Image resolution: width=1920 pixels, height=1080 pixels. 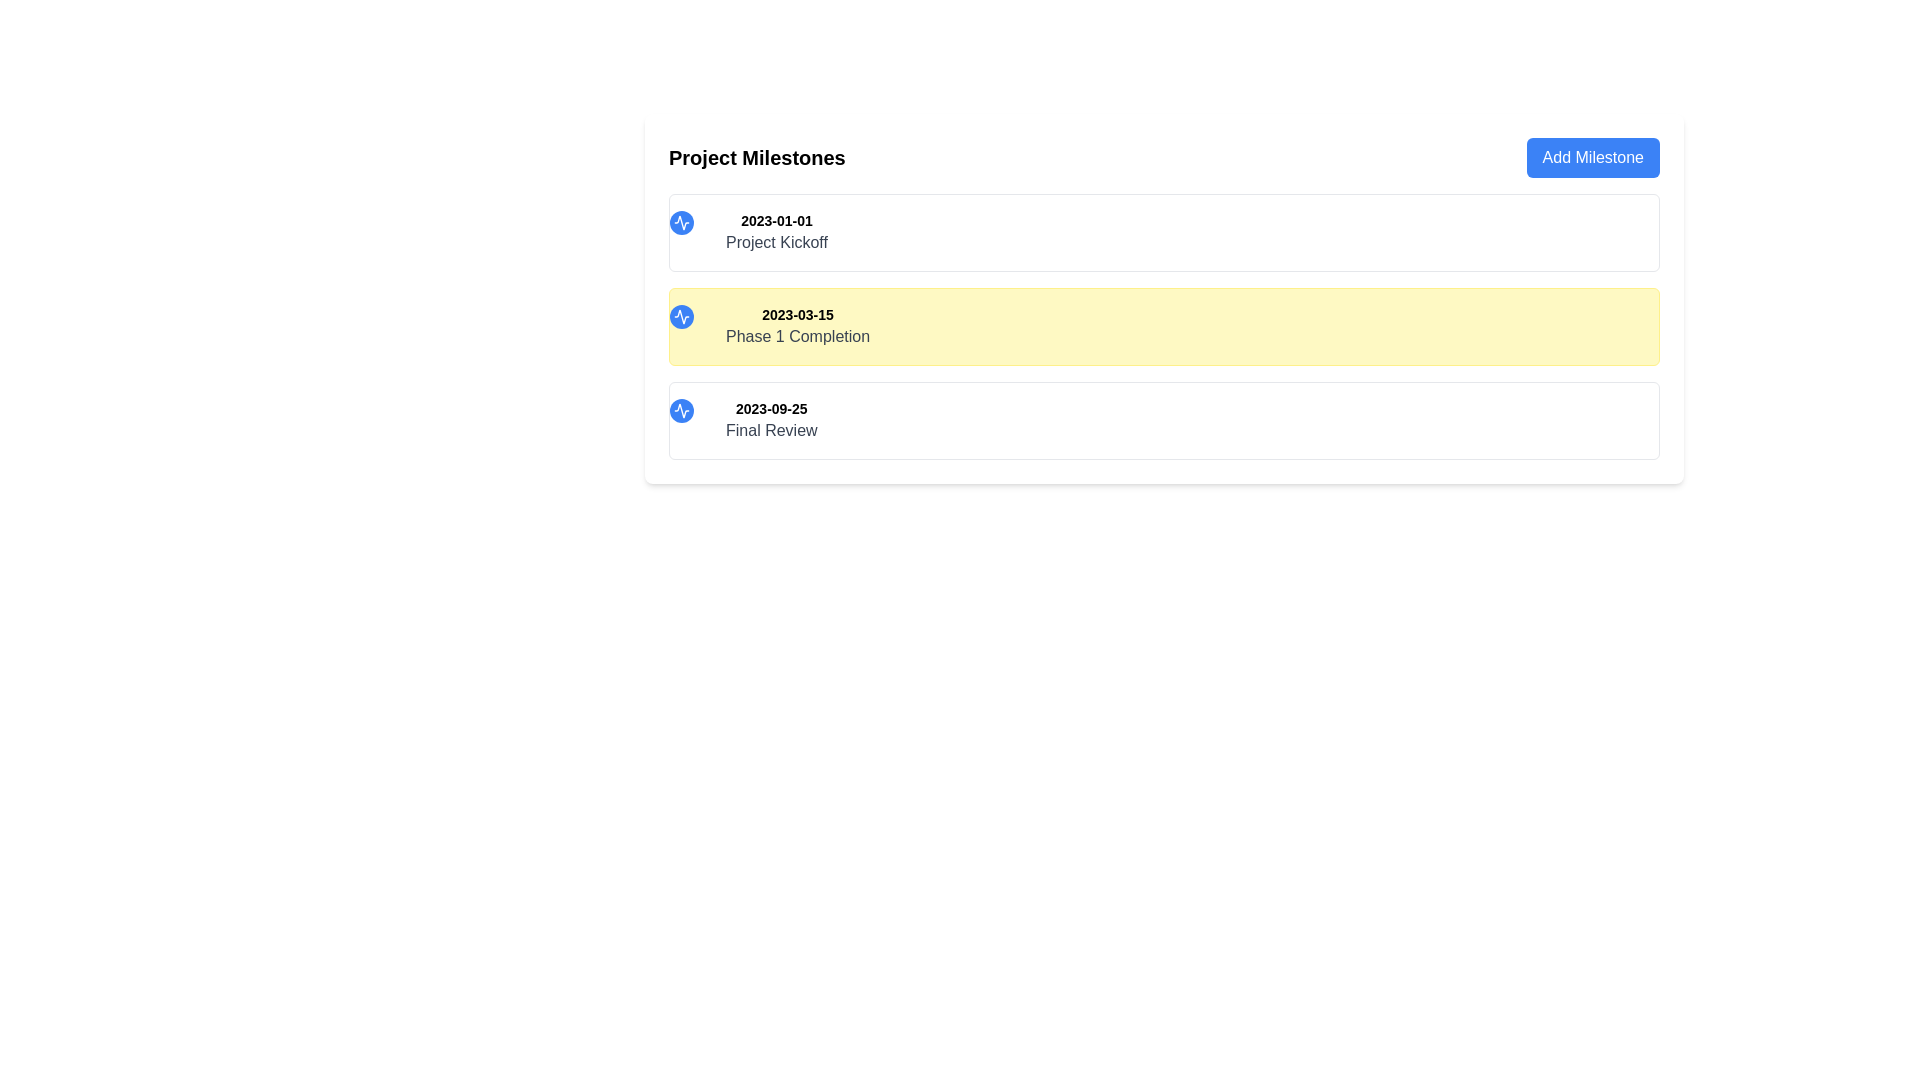 I want to click on the decorative graphic icon representing activity or progress for the milestone labeled '2023-03-15 Phase 1 Completion', which is positioned in the second milestone item with a highlighted yellow background, so click(x=681, y=315).